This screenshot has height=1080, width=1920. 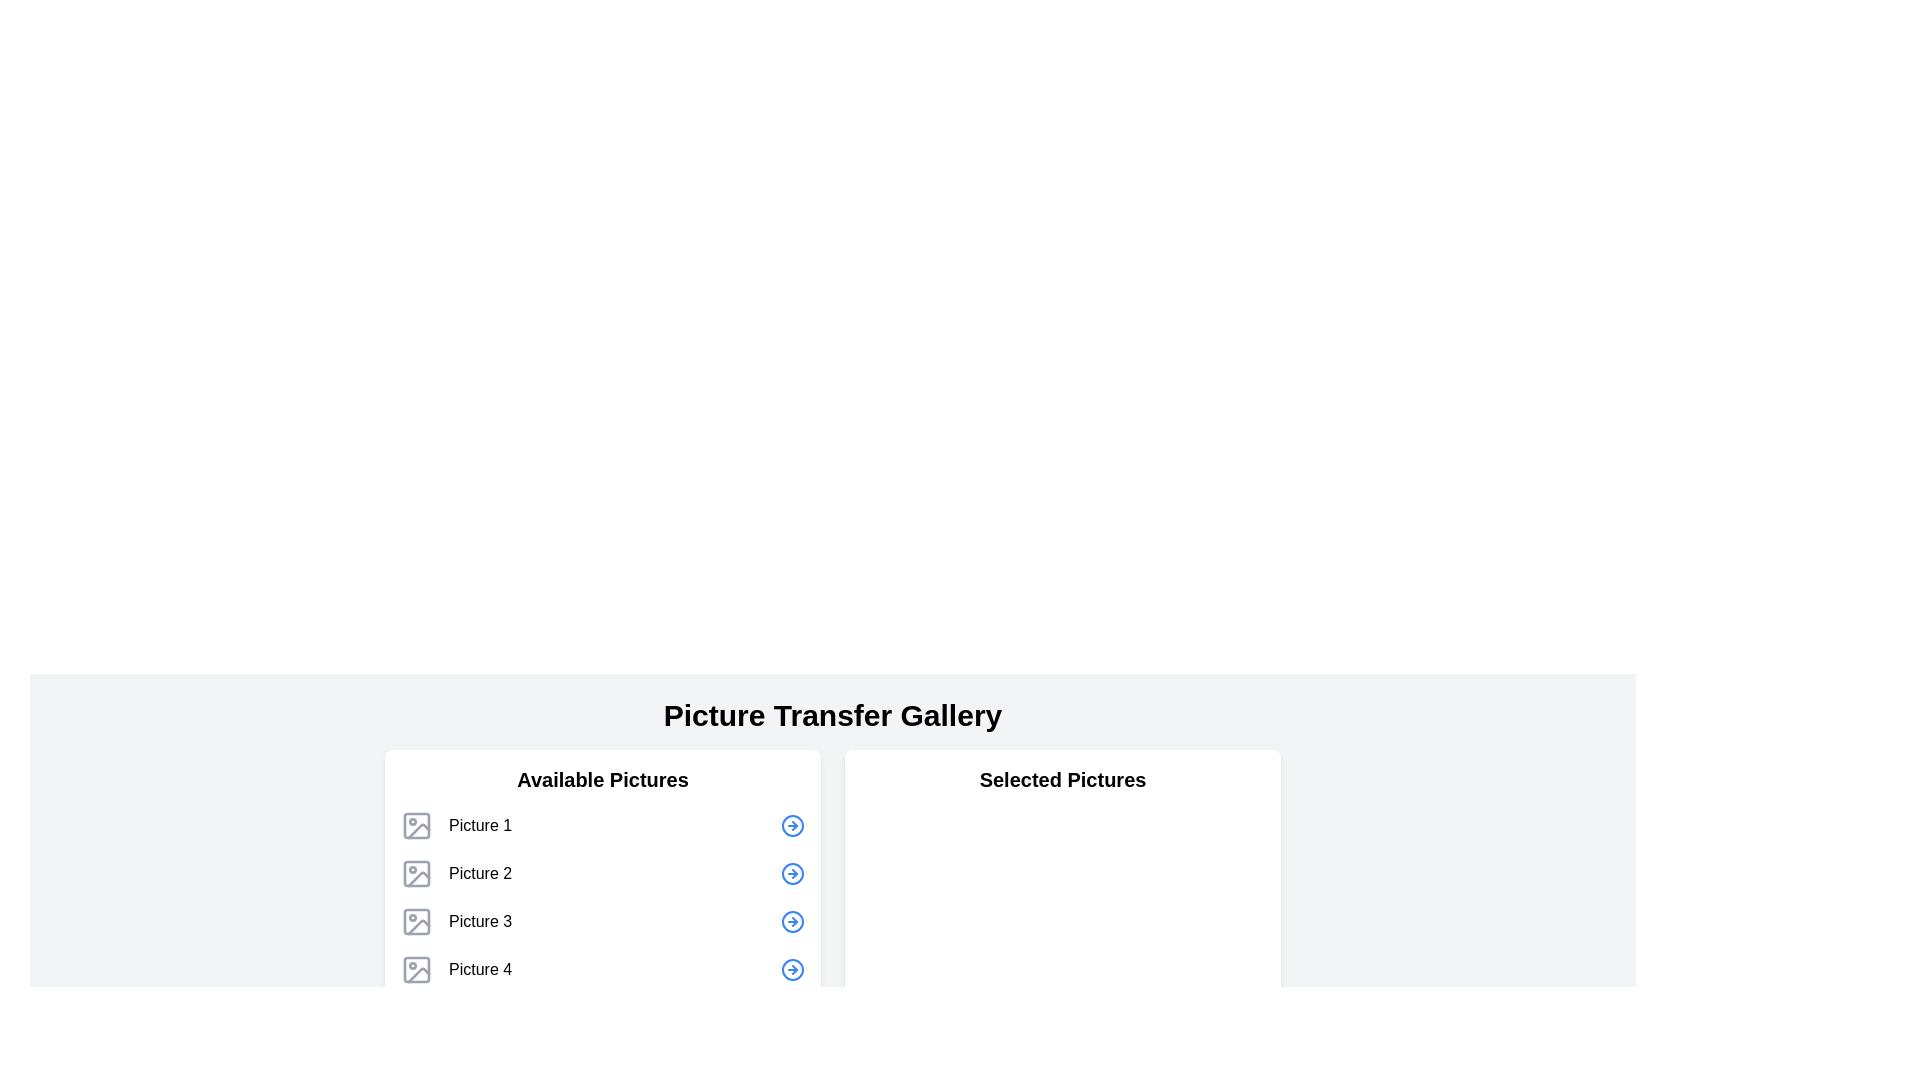 What do you see at coordinates (416, 825) in the screenshot?
I see `the rectangular icon representing a photo or image placeholder located to the left of the text 'Picture 1' in the 'Available Pictures' section` at bounding box center [416, 825].